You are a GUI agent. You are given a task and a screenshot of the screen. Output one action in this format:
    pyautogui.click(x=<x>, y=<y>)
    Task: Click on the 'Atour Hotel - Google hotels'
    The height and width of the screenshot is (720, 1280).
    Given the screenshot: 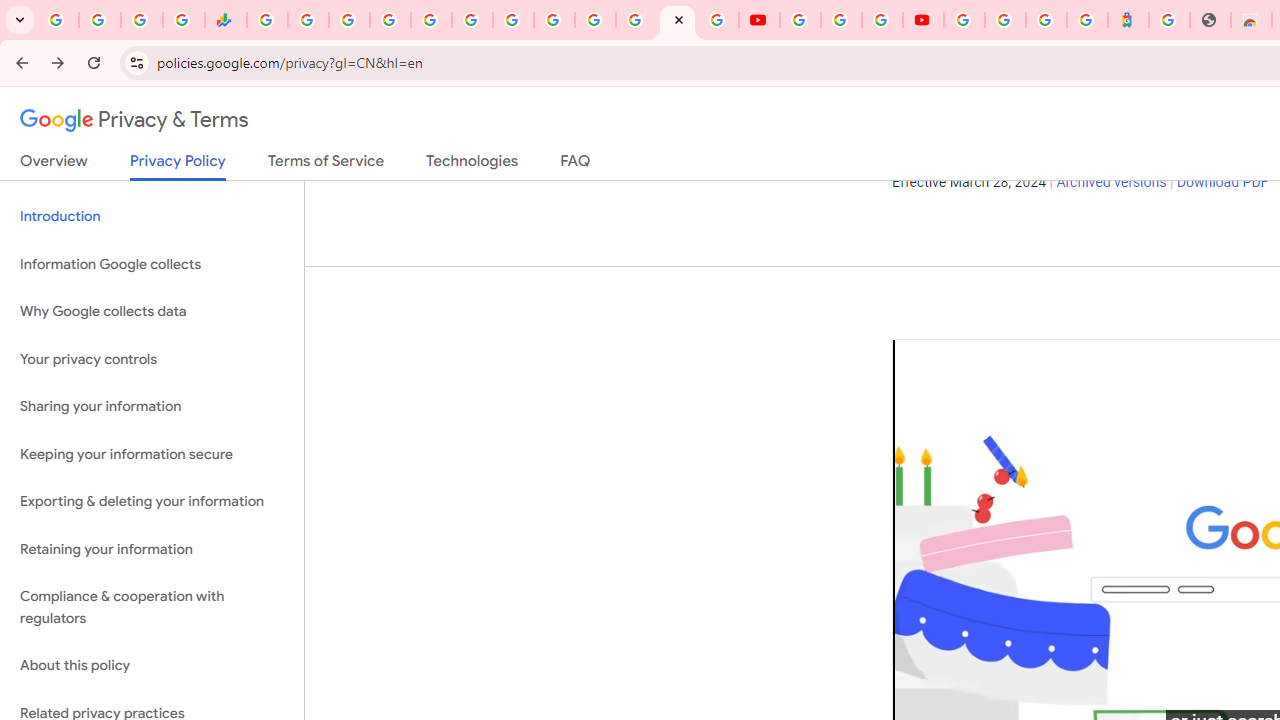 What is the action you would take?
    pyautogui.click(x=1128, y=20)
    